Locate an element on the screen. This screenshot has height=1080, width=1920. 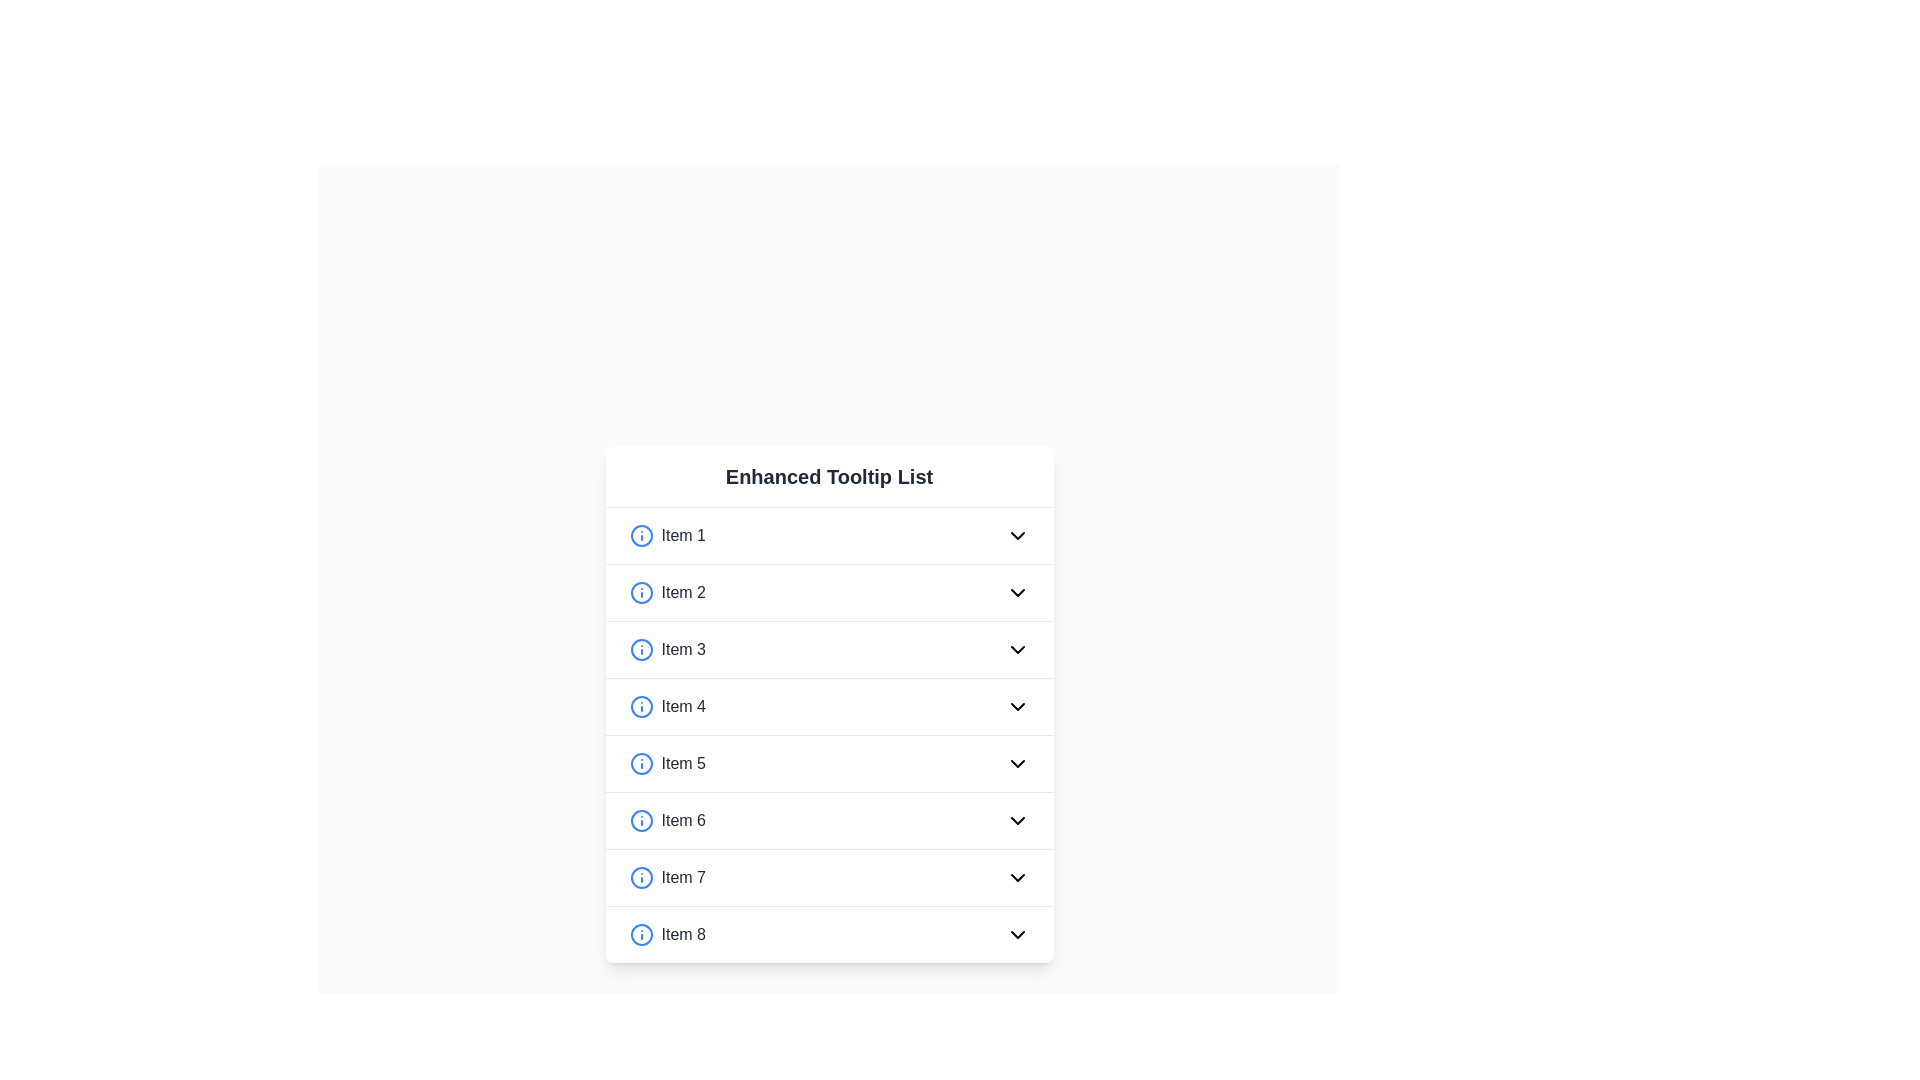
the blue circular icon with a white outline and a smaller filled blue circle inside, located to the left of the 'Item 6' text in the 'Enhanced Tooltip List' on the sixth row is located at coordinates (641, 821).